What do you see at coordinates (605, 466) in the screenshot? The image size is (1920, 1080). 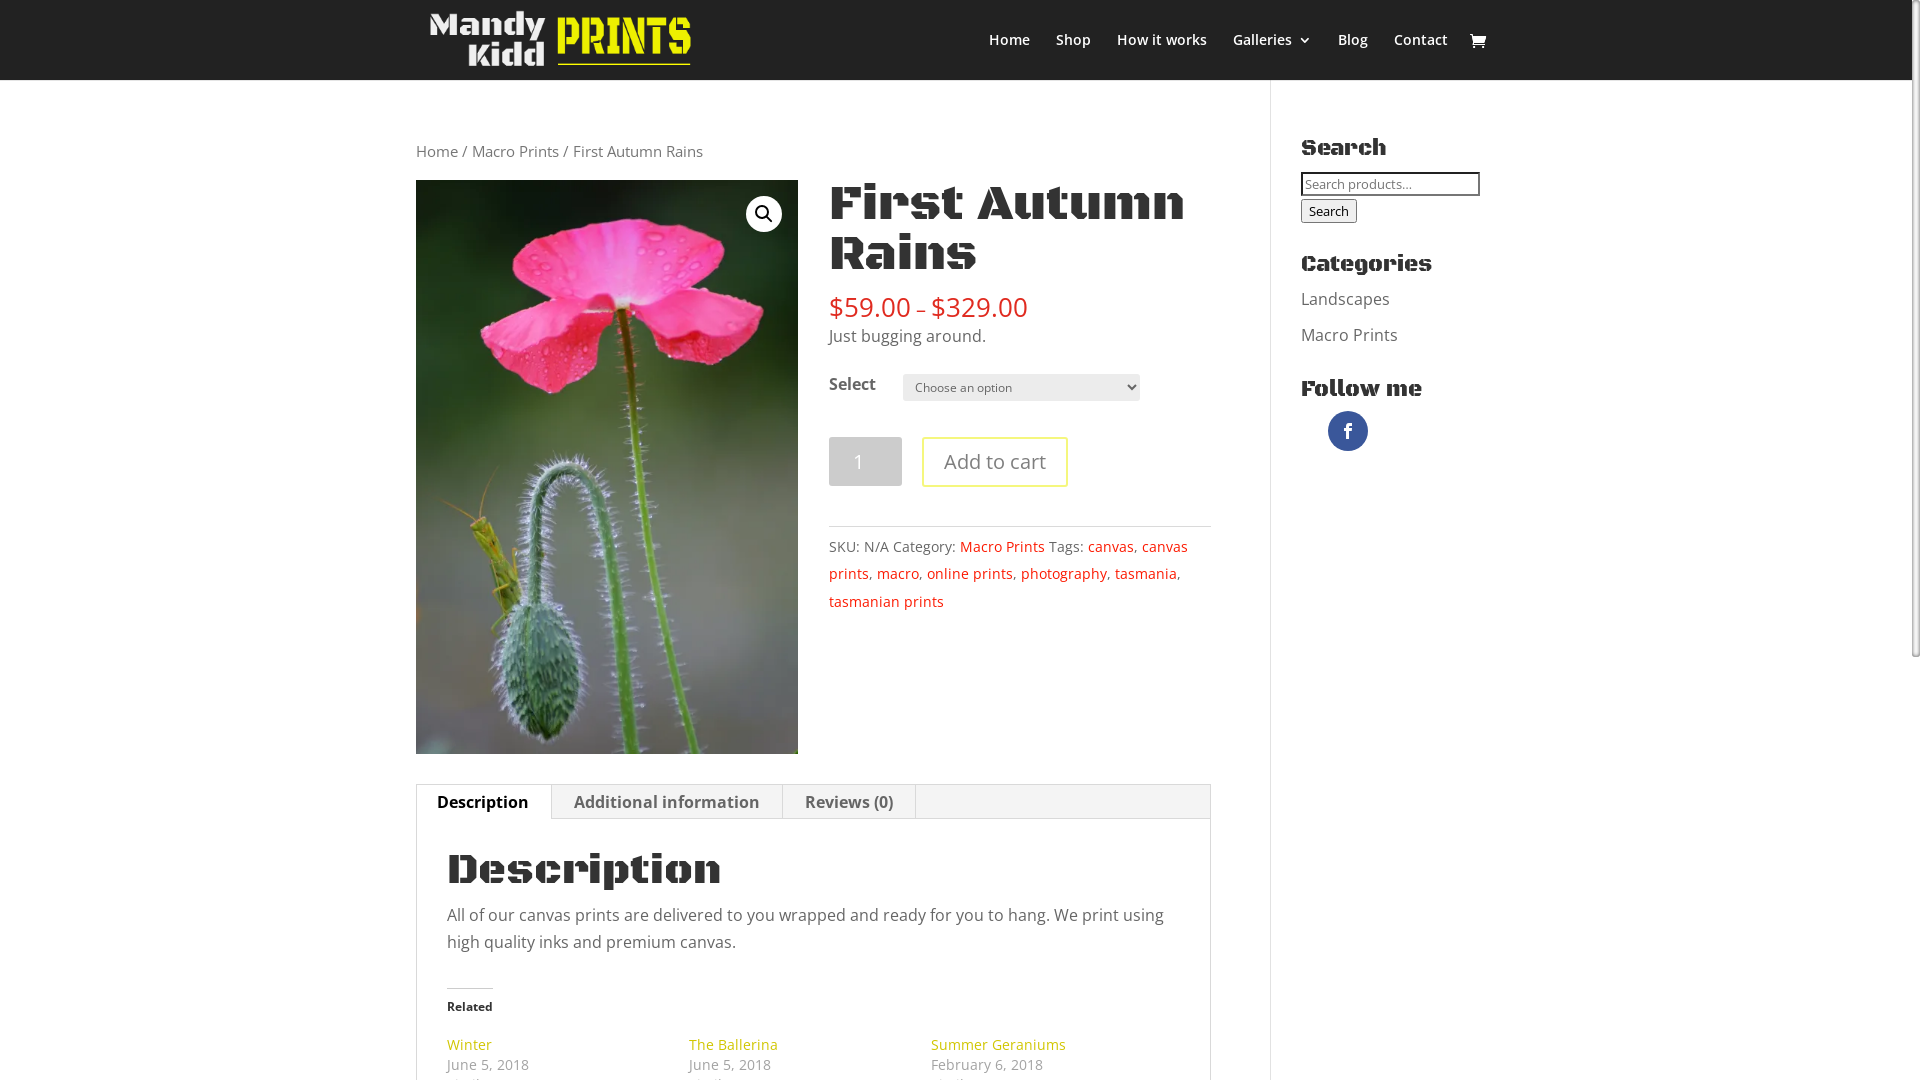 I see `'first autumn rains'` at bounding box center [605, 466].